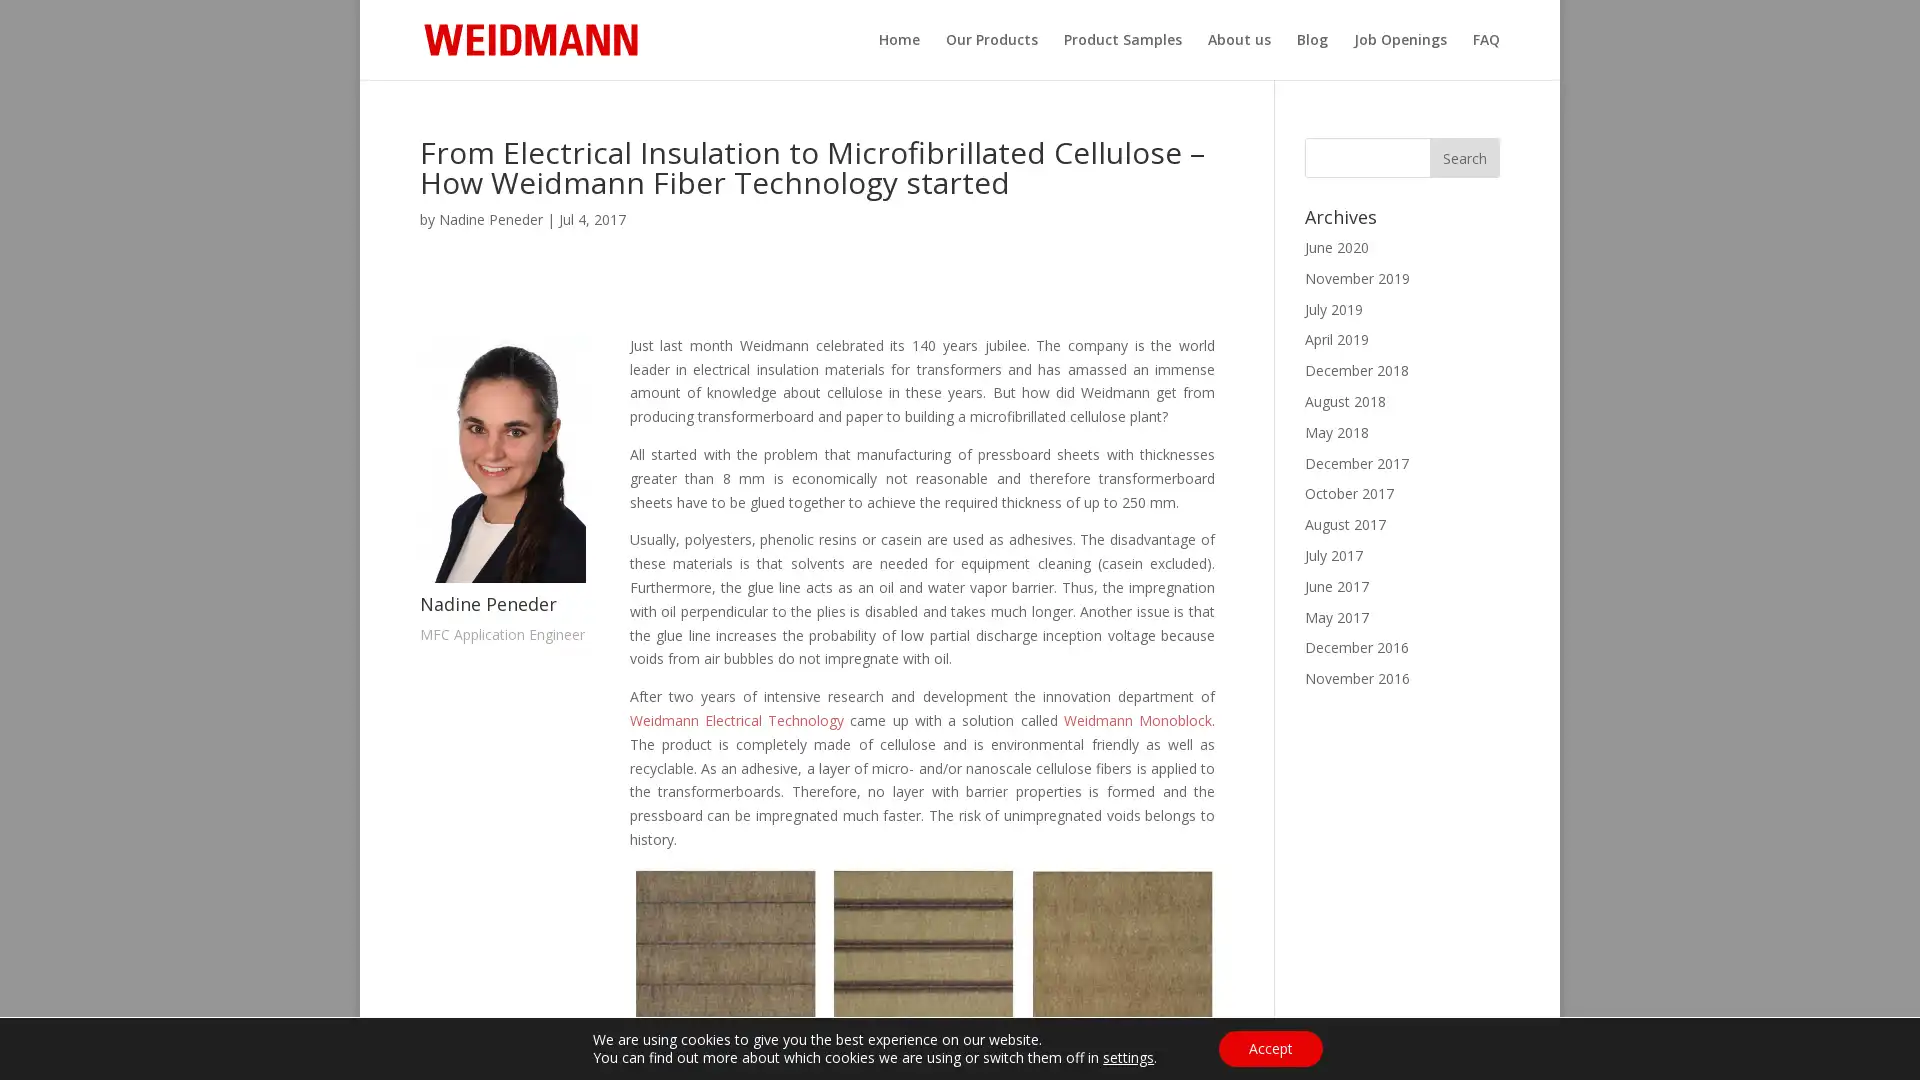 This screenshot has width=1920, height=1080. What do you see at coordinates (1464, 157) in the screenshot?
I see `Search` at bounding box center [1464, 157].